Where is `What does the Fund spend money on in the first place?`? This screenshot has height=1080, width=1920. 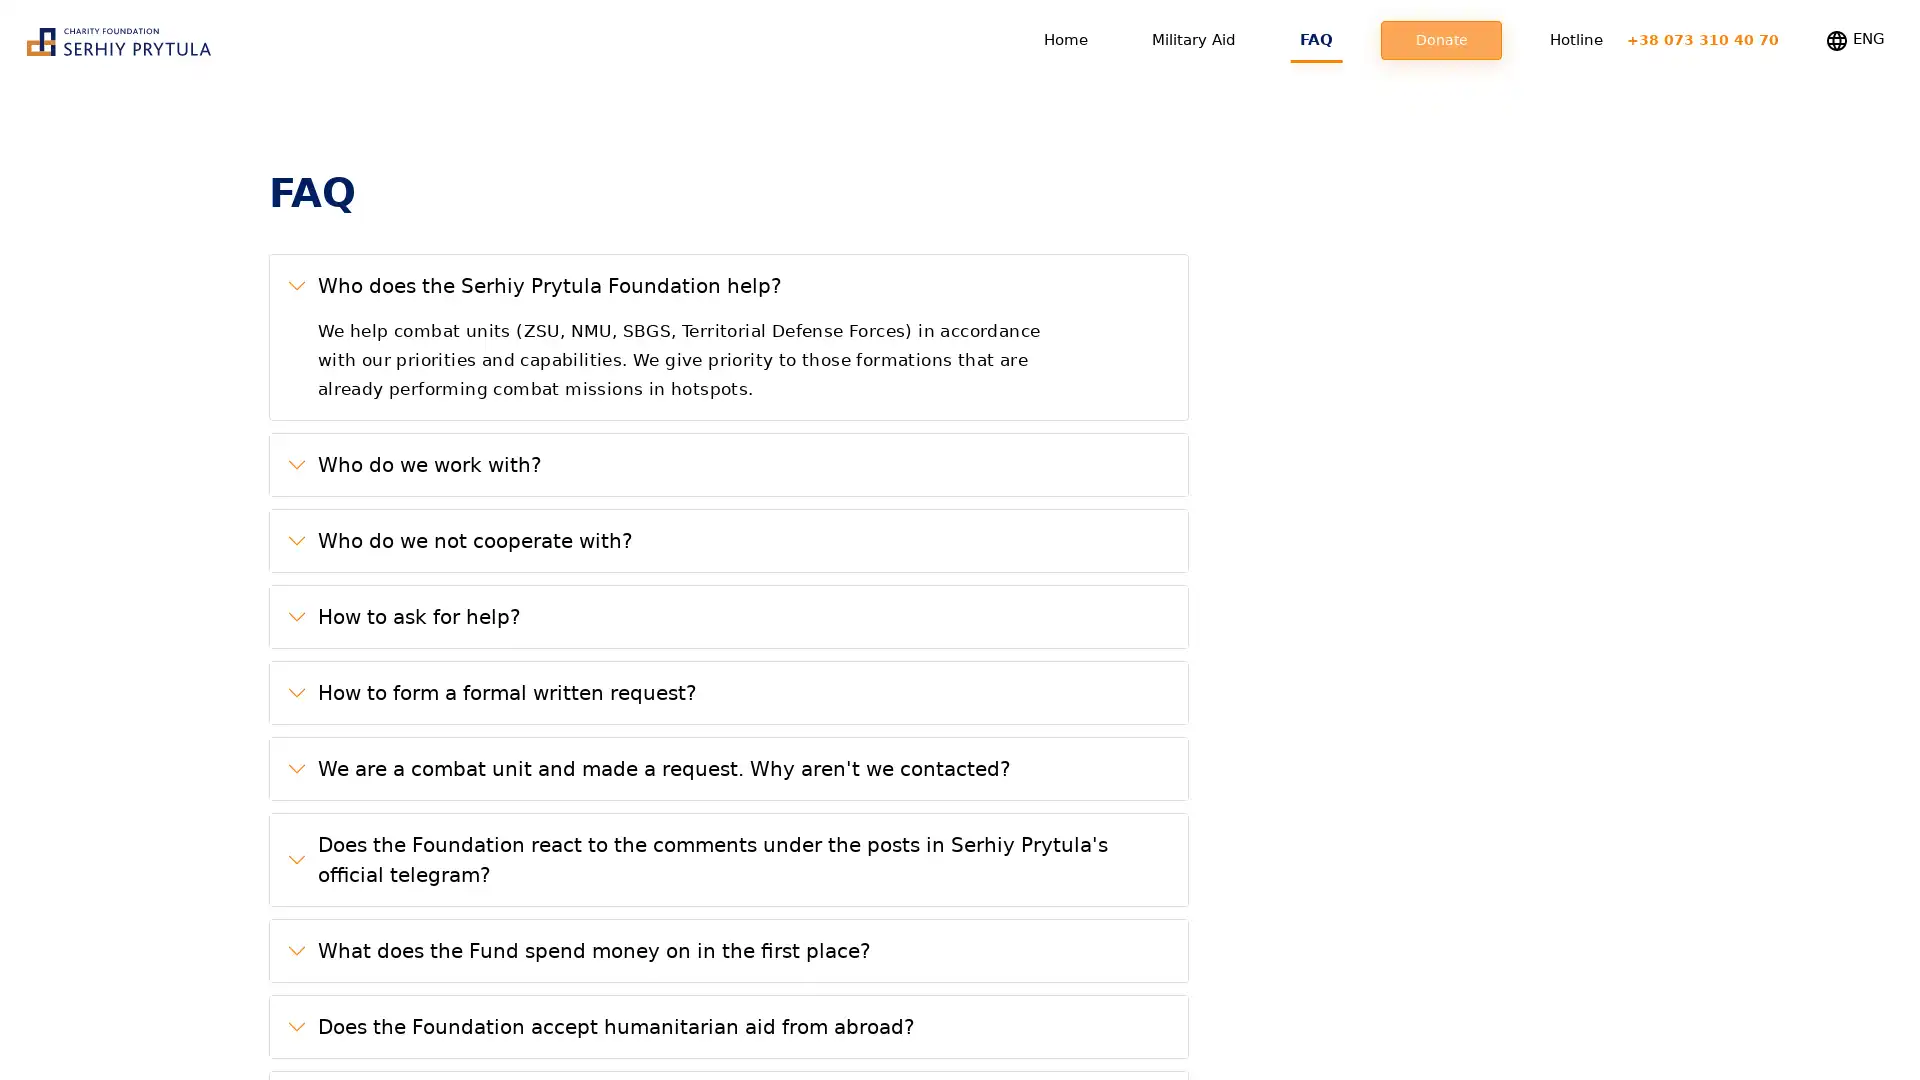
What does the Fund spend money on in the first place? is located at coordinates (727, 950).